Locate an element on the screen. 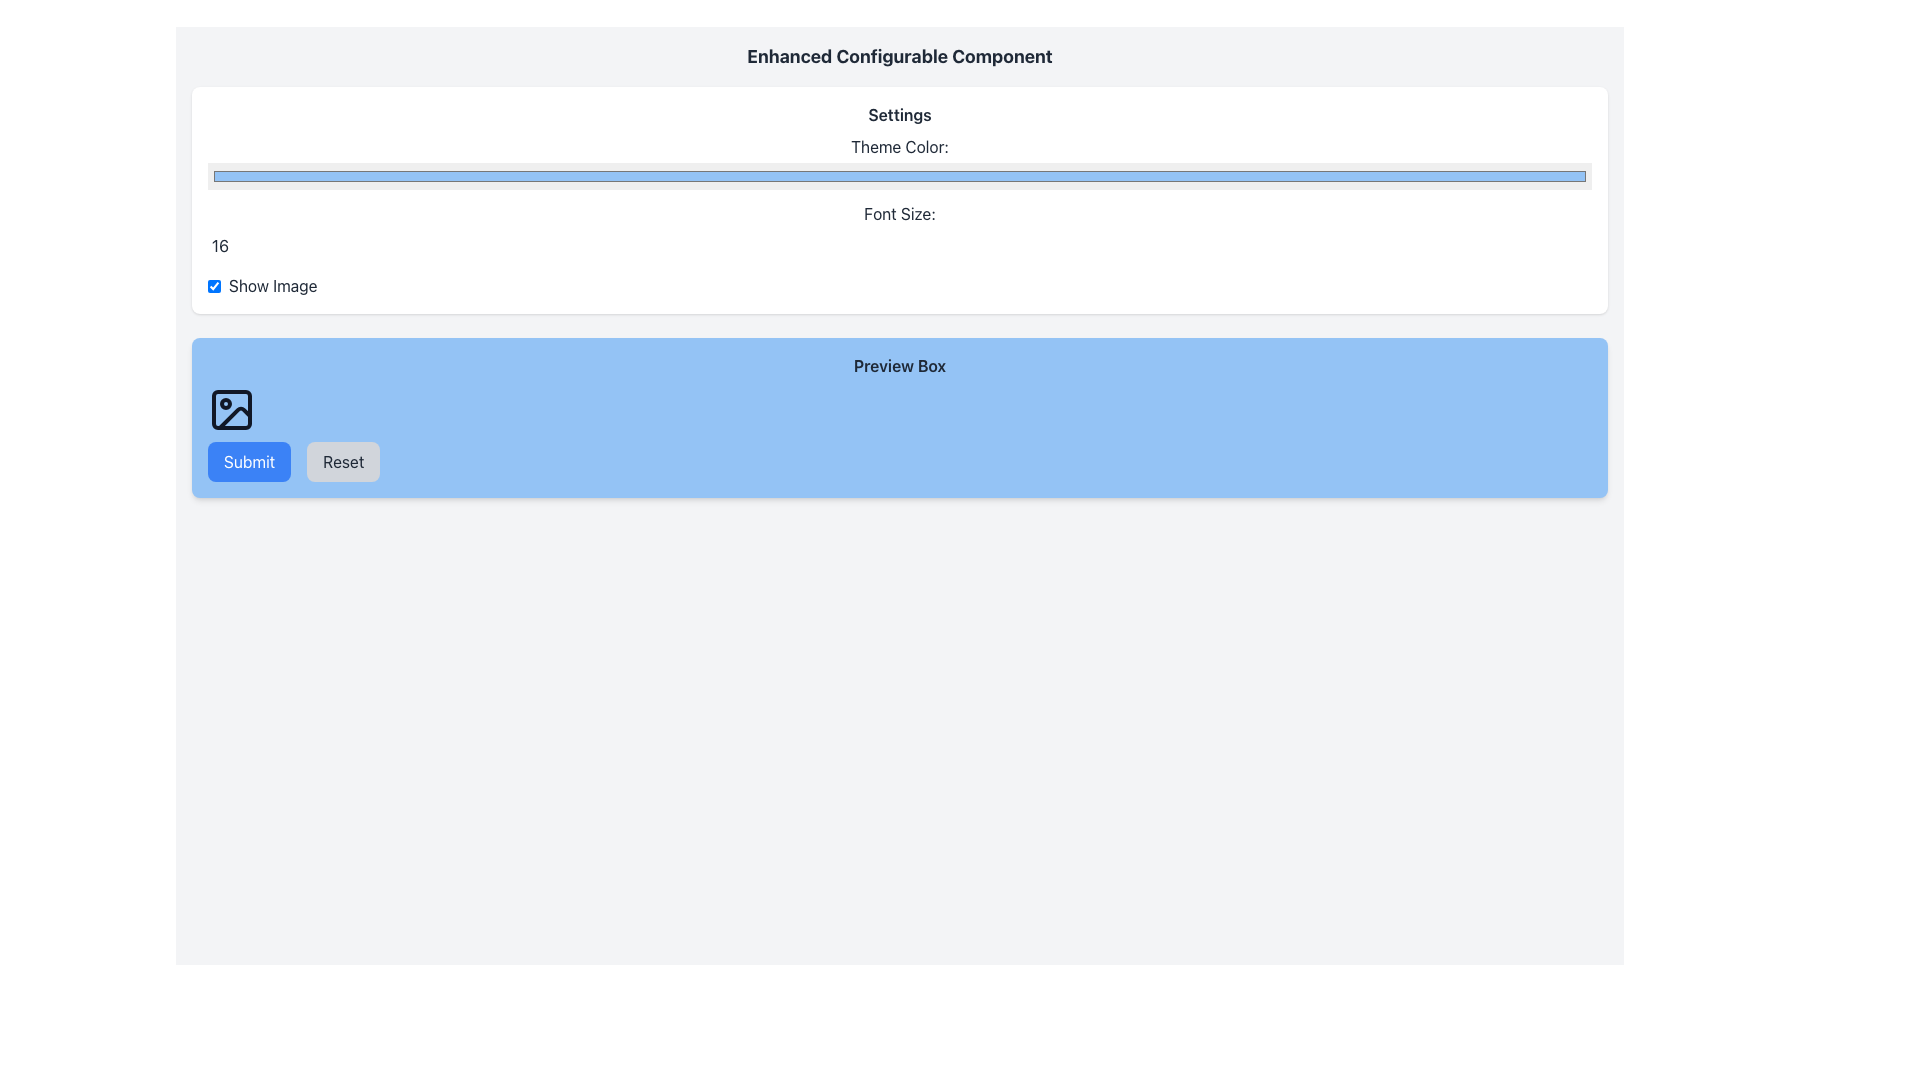 The image size is (1920, 1080). displayed text 'Settings' which is a bold text element located at the top of a white rectangular box with rounded corners is located at coordinates (899, 115).